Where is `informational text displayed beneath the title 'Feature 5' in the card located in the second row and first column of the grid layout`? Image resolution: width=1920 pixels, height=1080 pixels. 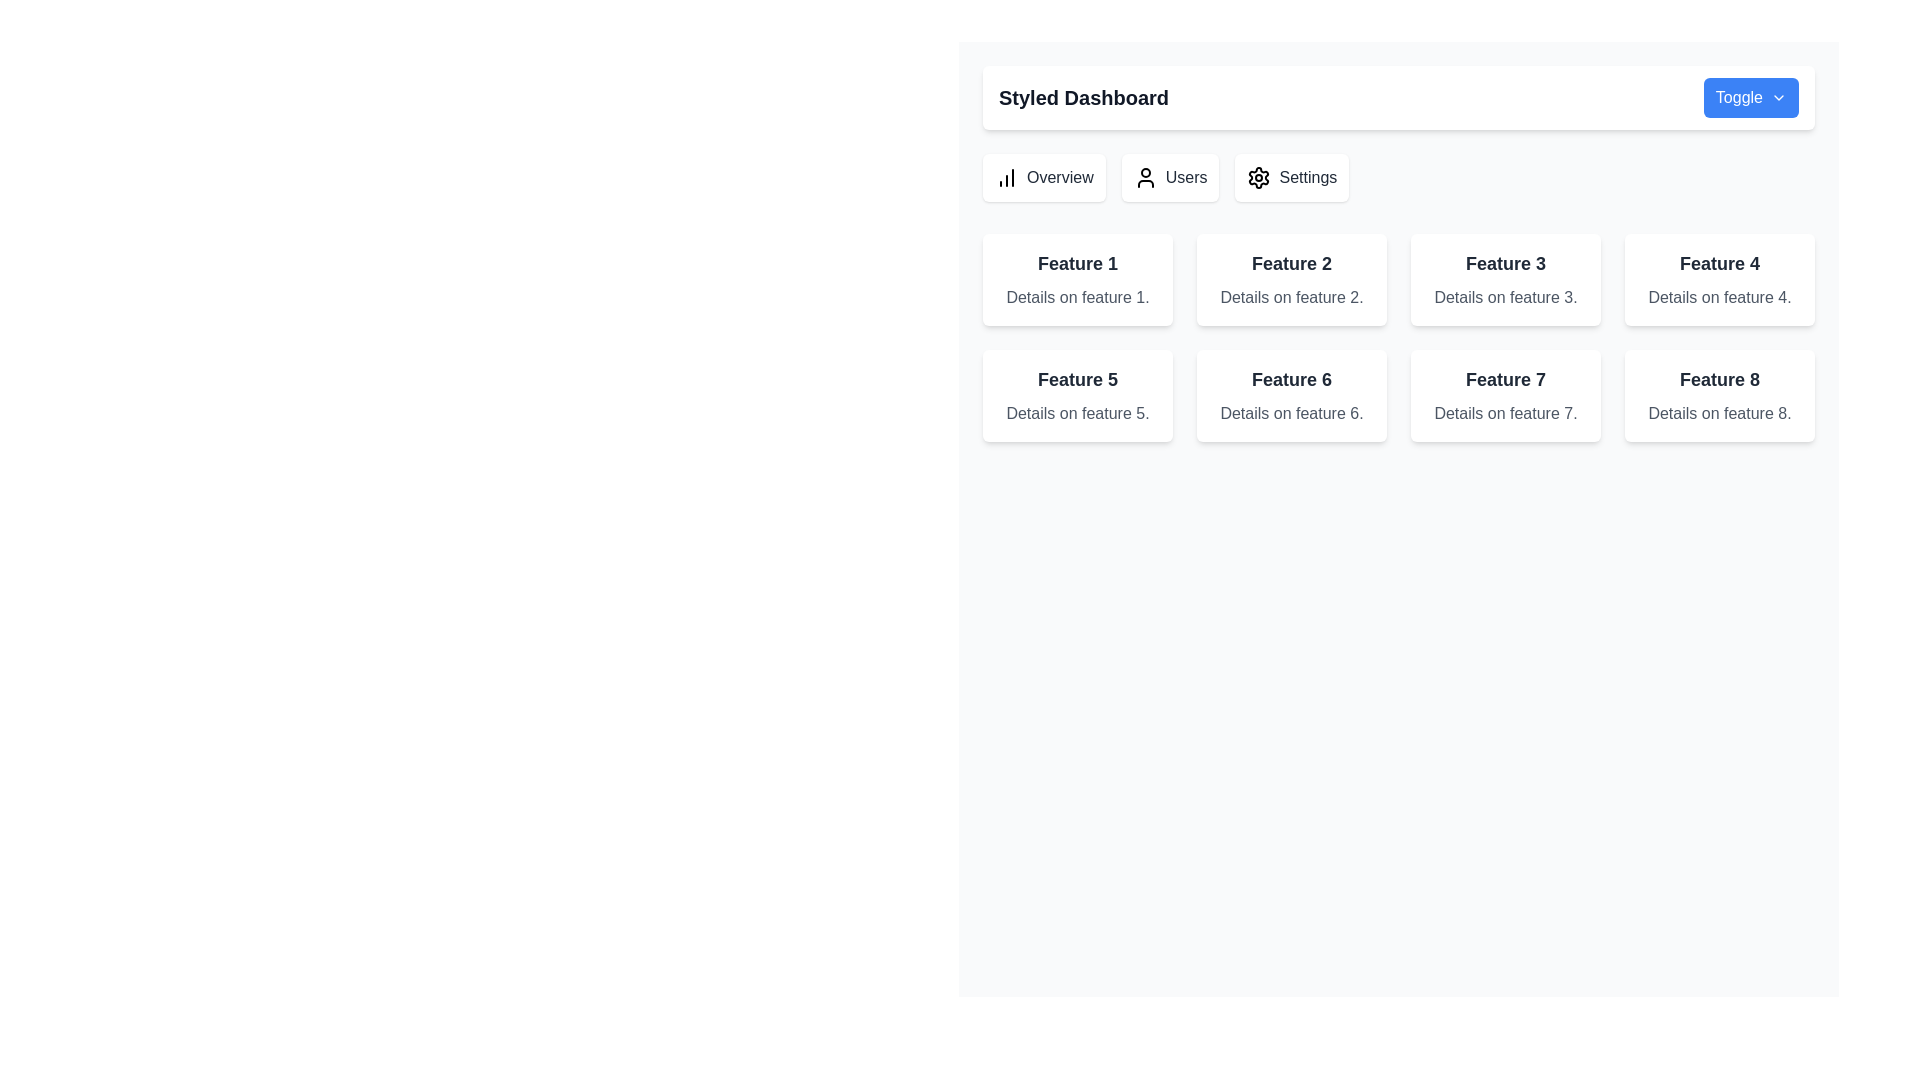 informational text displayed beneath the title 'Feature 5' in the card located in the second row and first column of the grid layout is located at coordinates (1077, 412).